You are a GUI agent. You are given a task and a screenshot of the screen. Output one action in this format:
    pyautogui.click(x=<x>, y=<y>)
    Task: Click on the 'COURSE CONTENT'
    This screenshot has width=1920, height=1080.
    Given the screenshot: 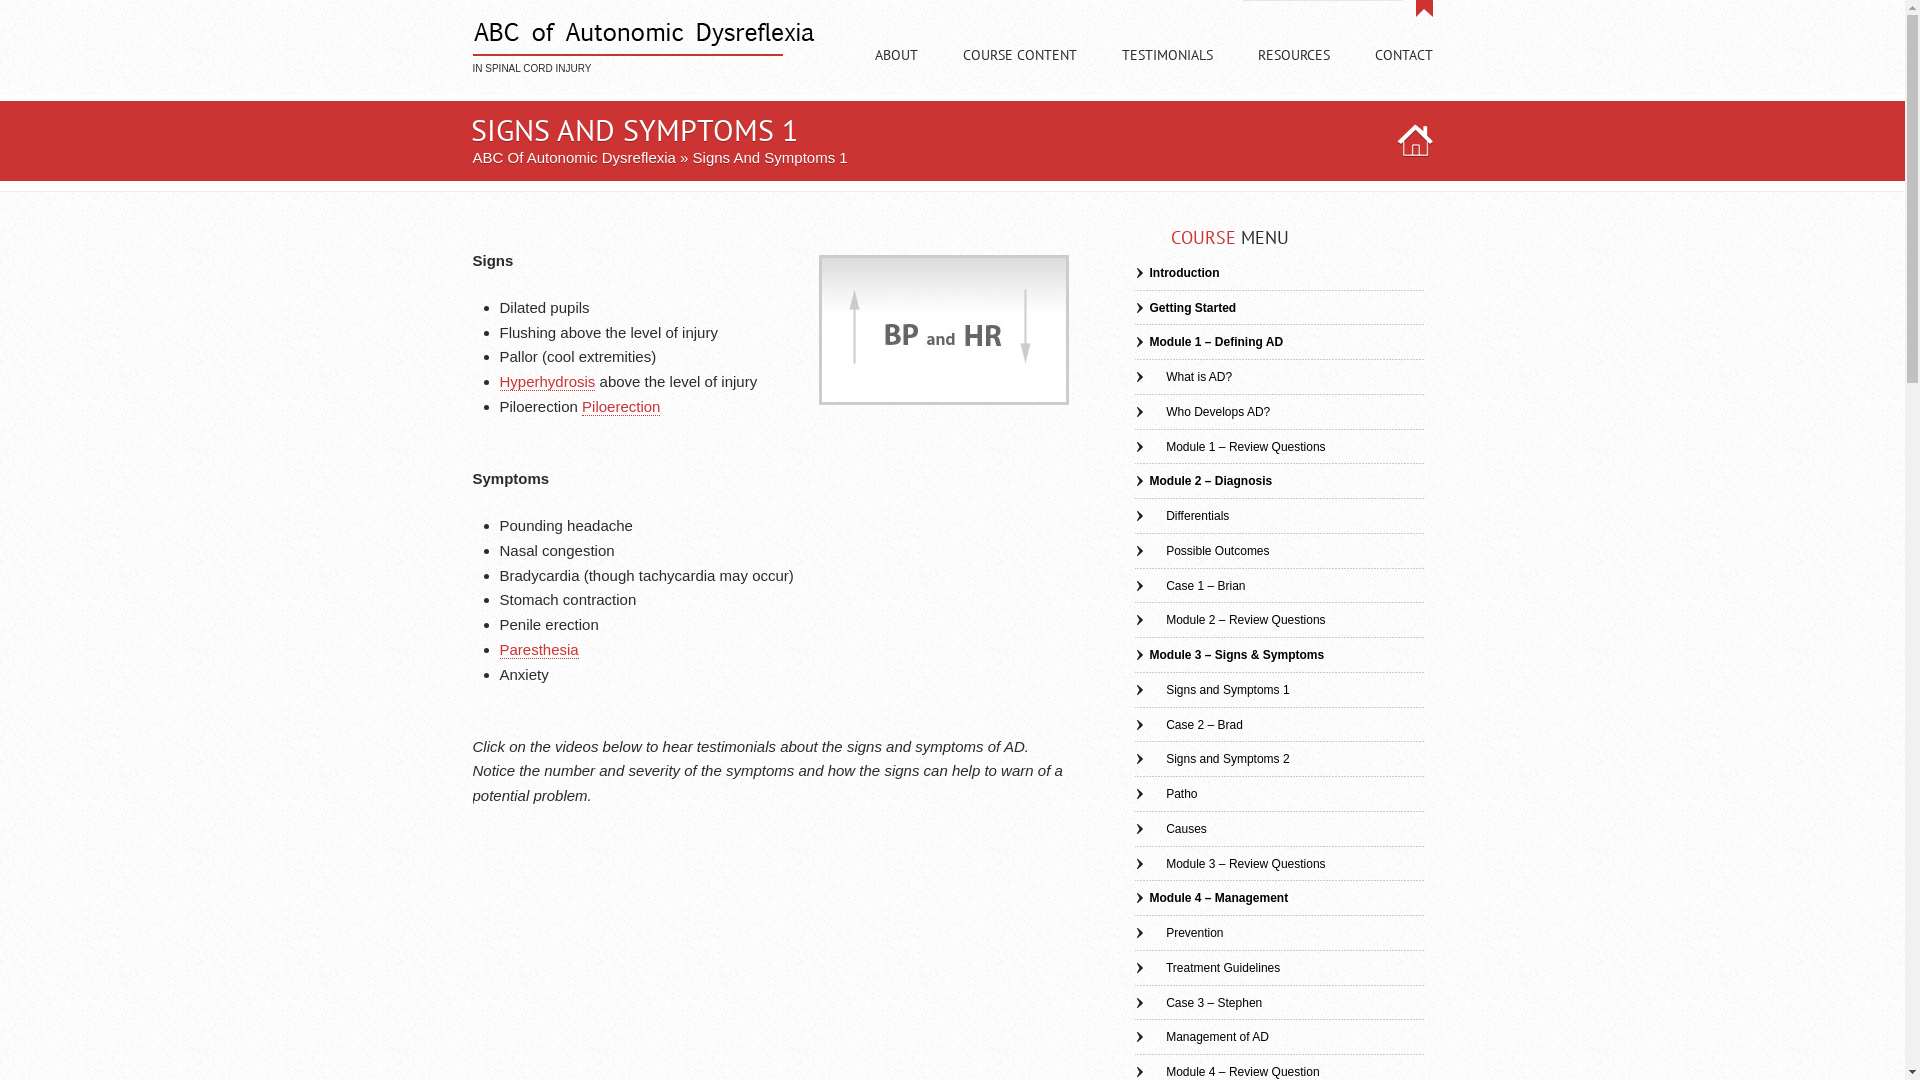 What is the action you would take?
    pyautogui.click(x=1018, y=72)
    